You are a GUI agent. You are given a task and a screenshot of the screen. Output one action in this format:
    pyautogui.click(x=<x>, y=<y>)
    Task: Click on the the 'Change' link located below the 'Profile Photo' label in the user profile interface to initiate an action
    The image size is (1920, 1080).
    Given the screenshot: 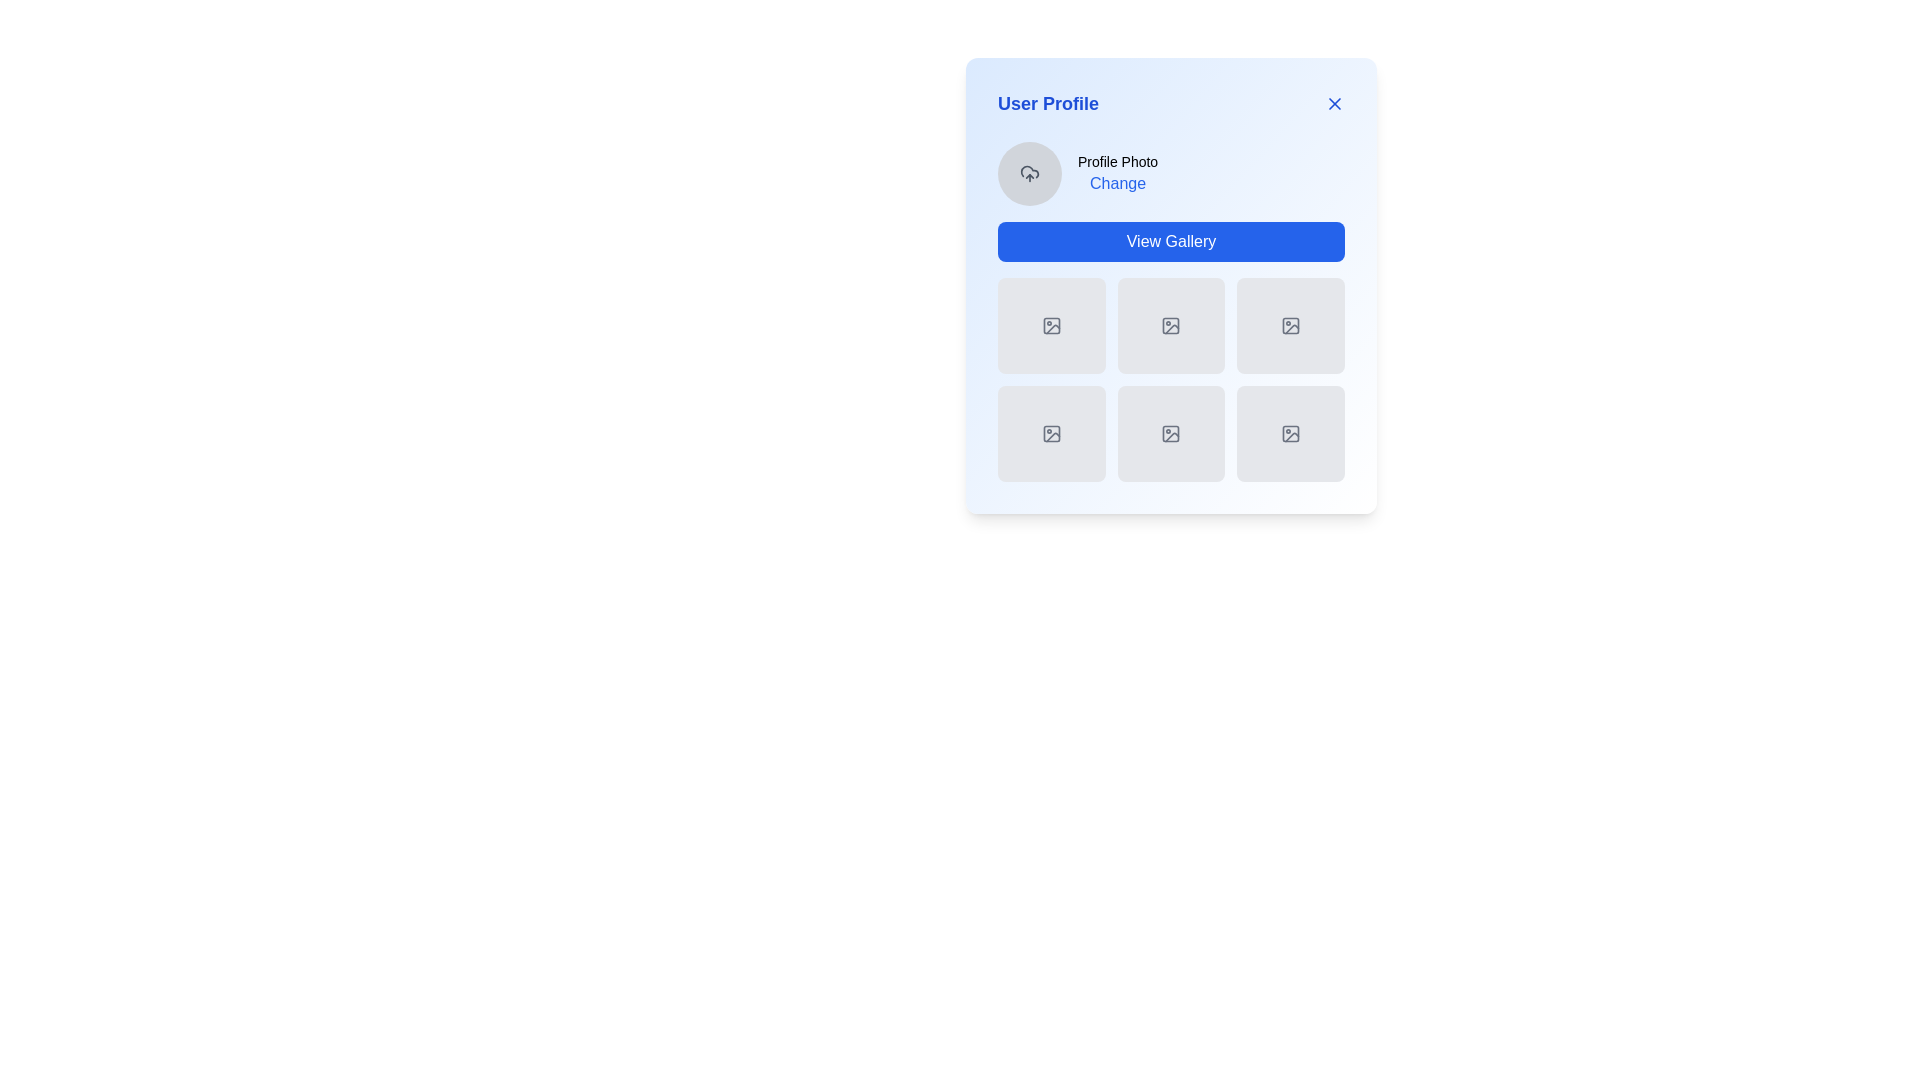 What is the action you would take?
    pyautogui.click(x=1117, y=172)
    